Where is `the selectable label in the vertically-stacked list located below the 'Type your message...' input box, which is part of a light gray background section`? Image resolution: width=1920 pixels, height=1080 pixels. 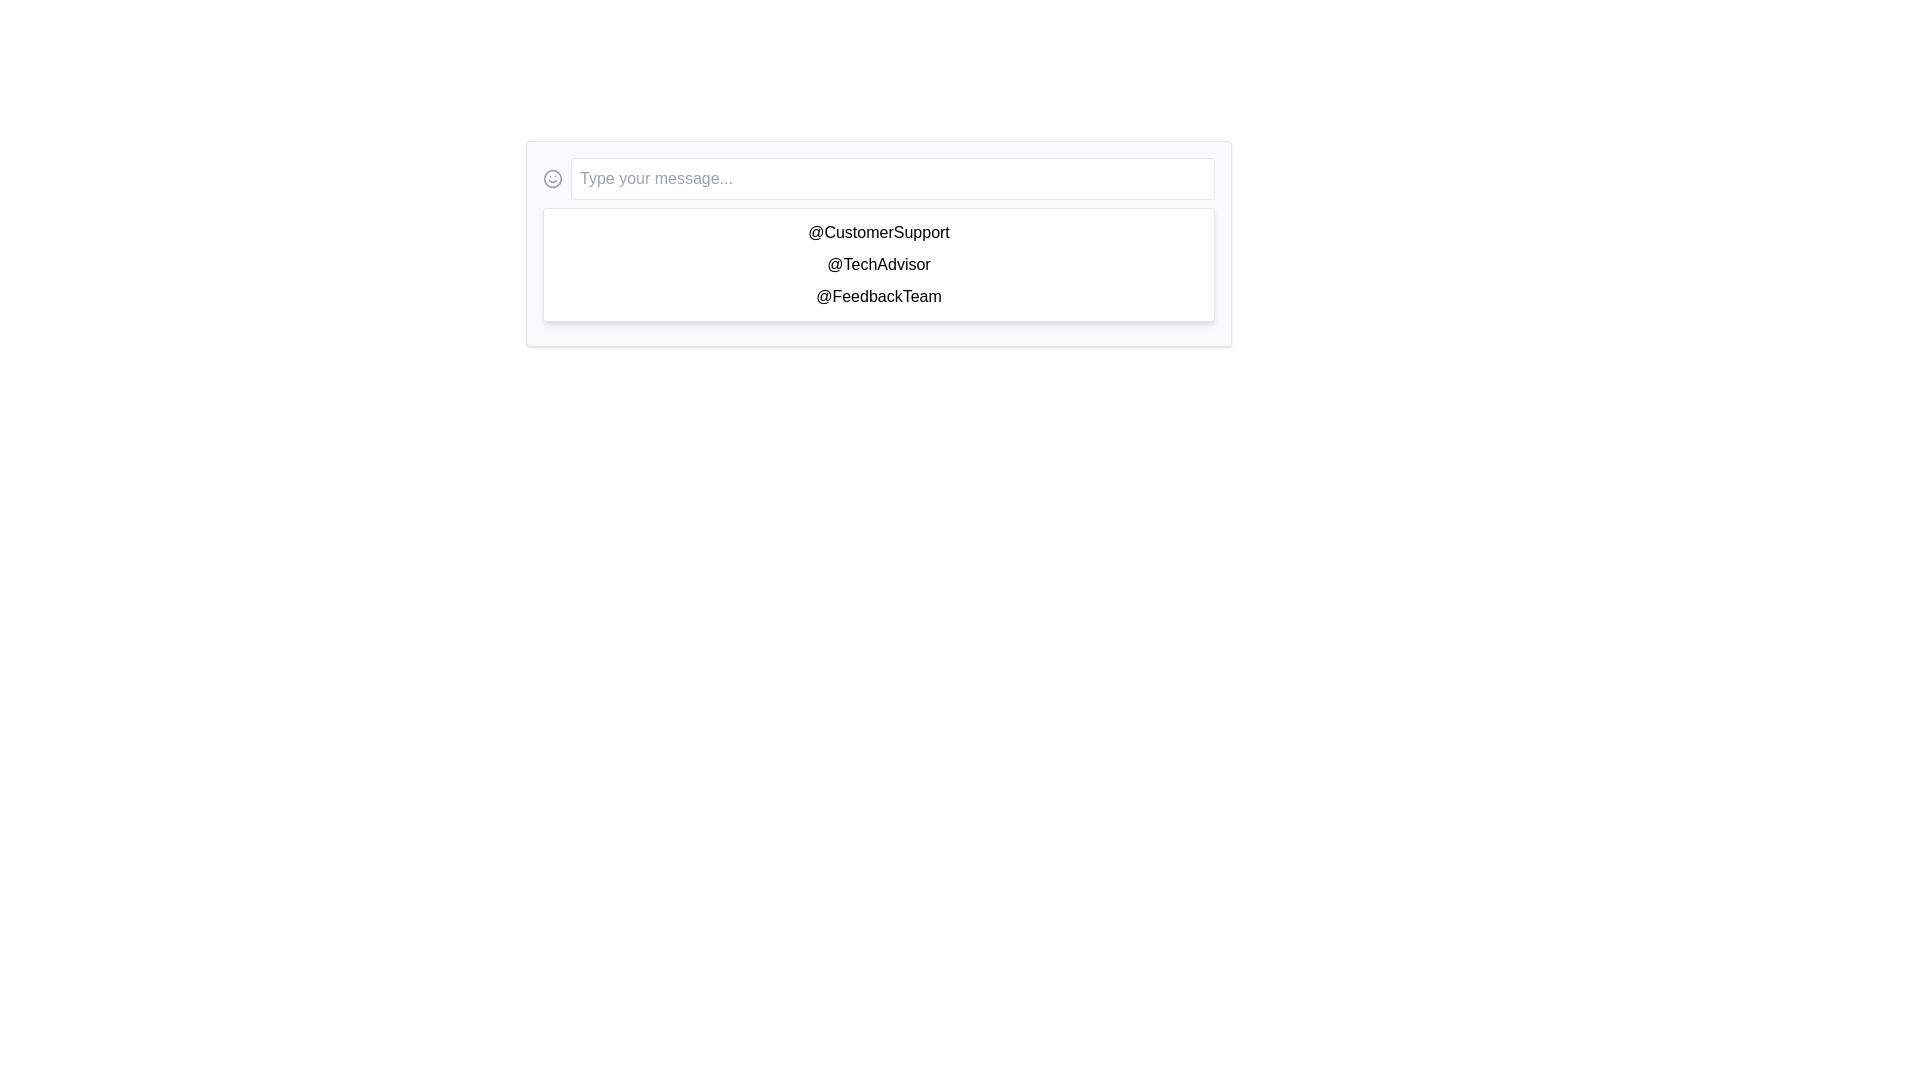 the selectable label in the vertically-stacked list located below the 'Type your message...' input box, which is part of a light gray background section is located at coordinates (878, 242).